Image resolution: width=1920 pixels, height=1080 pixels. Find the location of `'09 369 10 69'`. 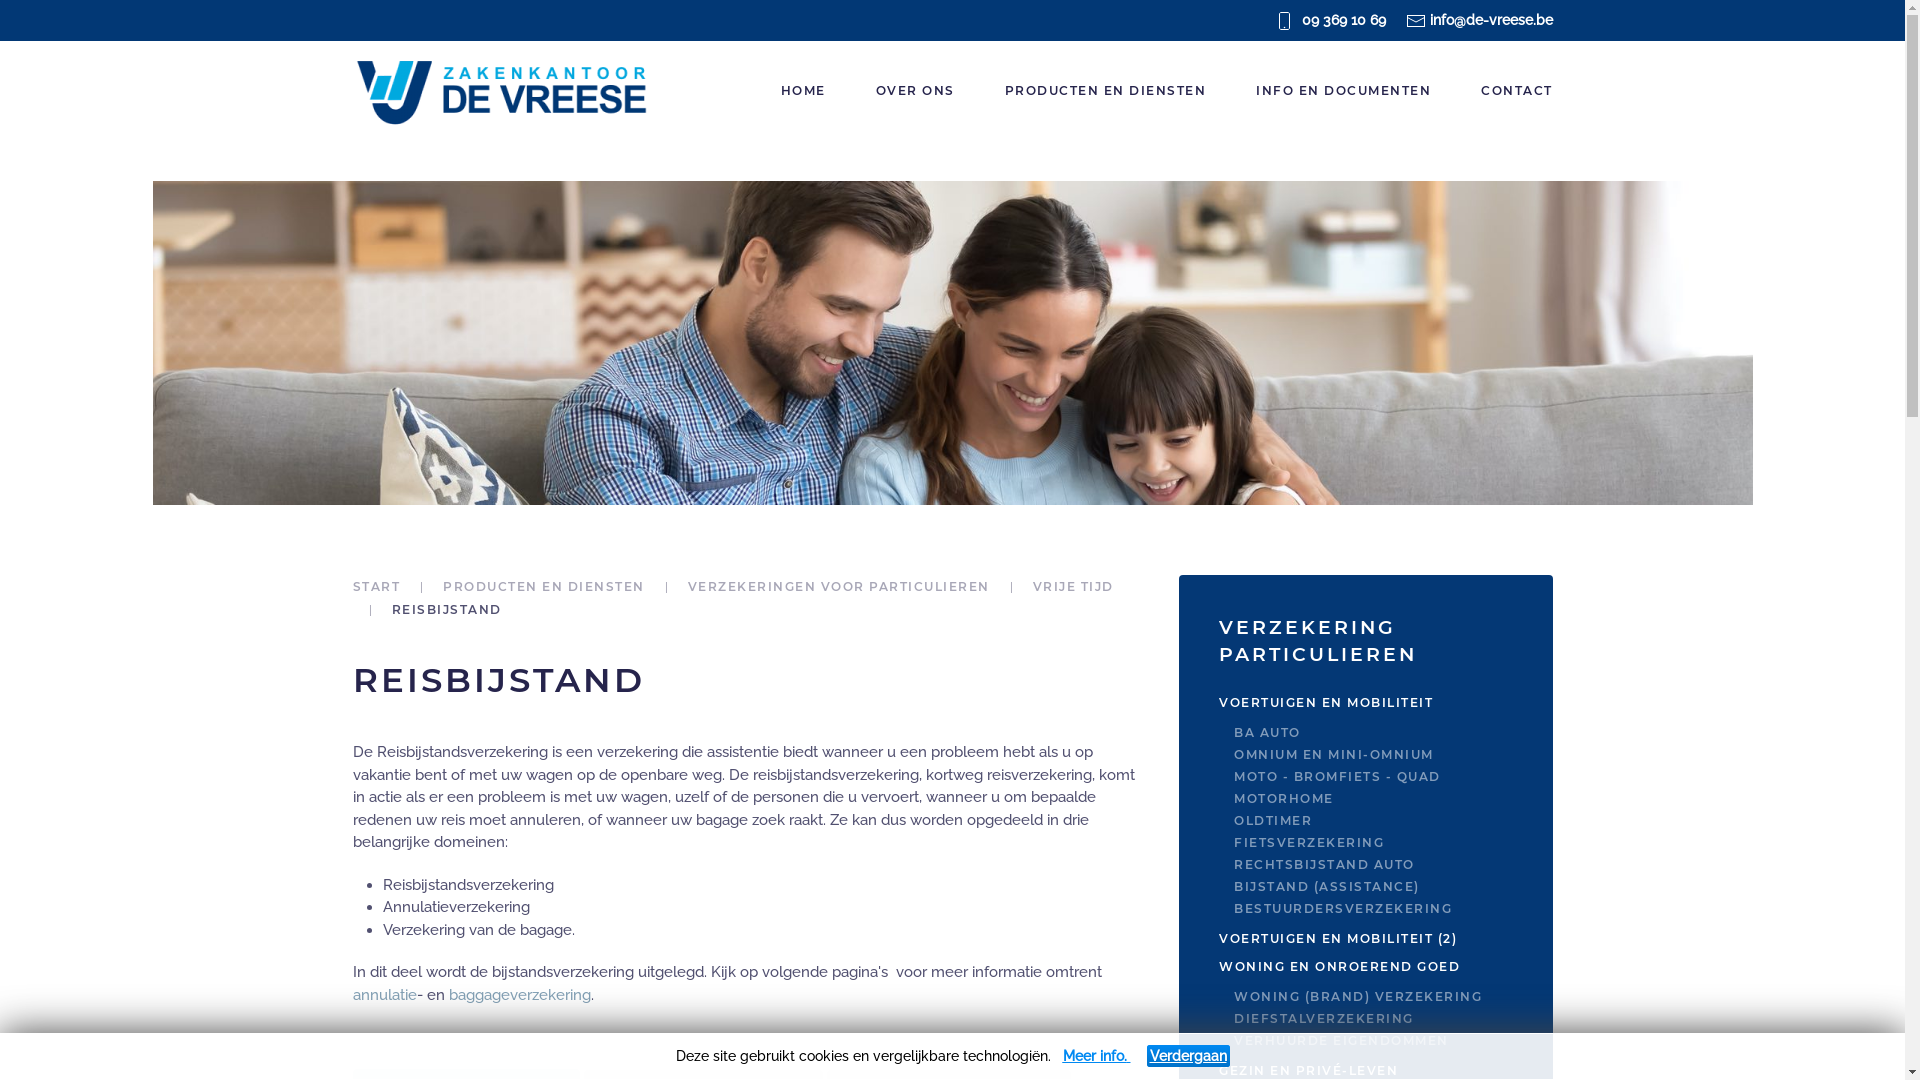

'09 369 10 69' is located at coordinates (1344, 19).